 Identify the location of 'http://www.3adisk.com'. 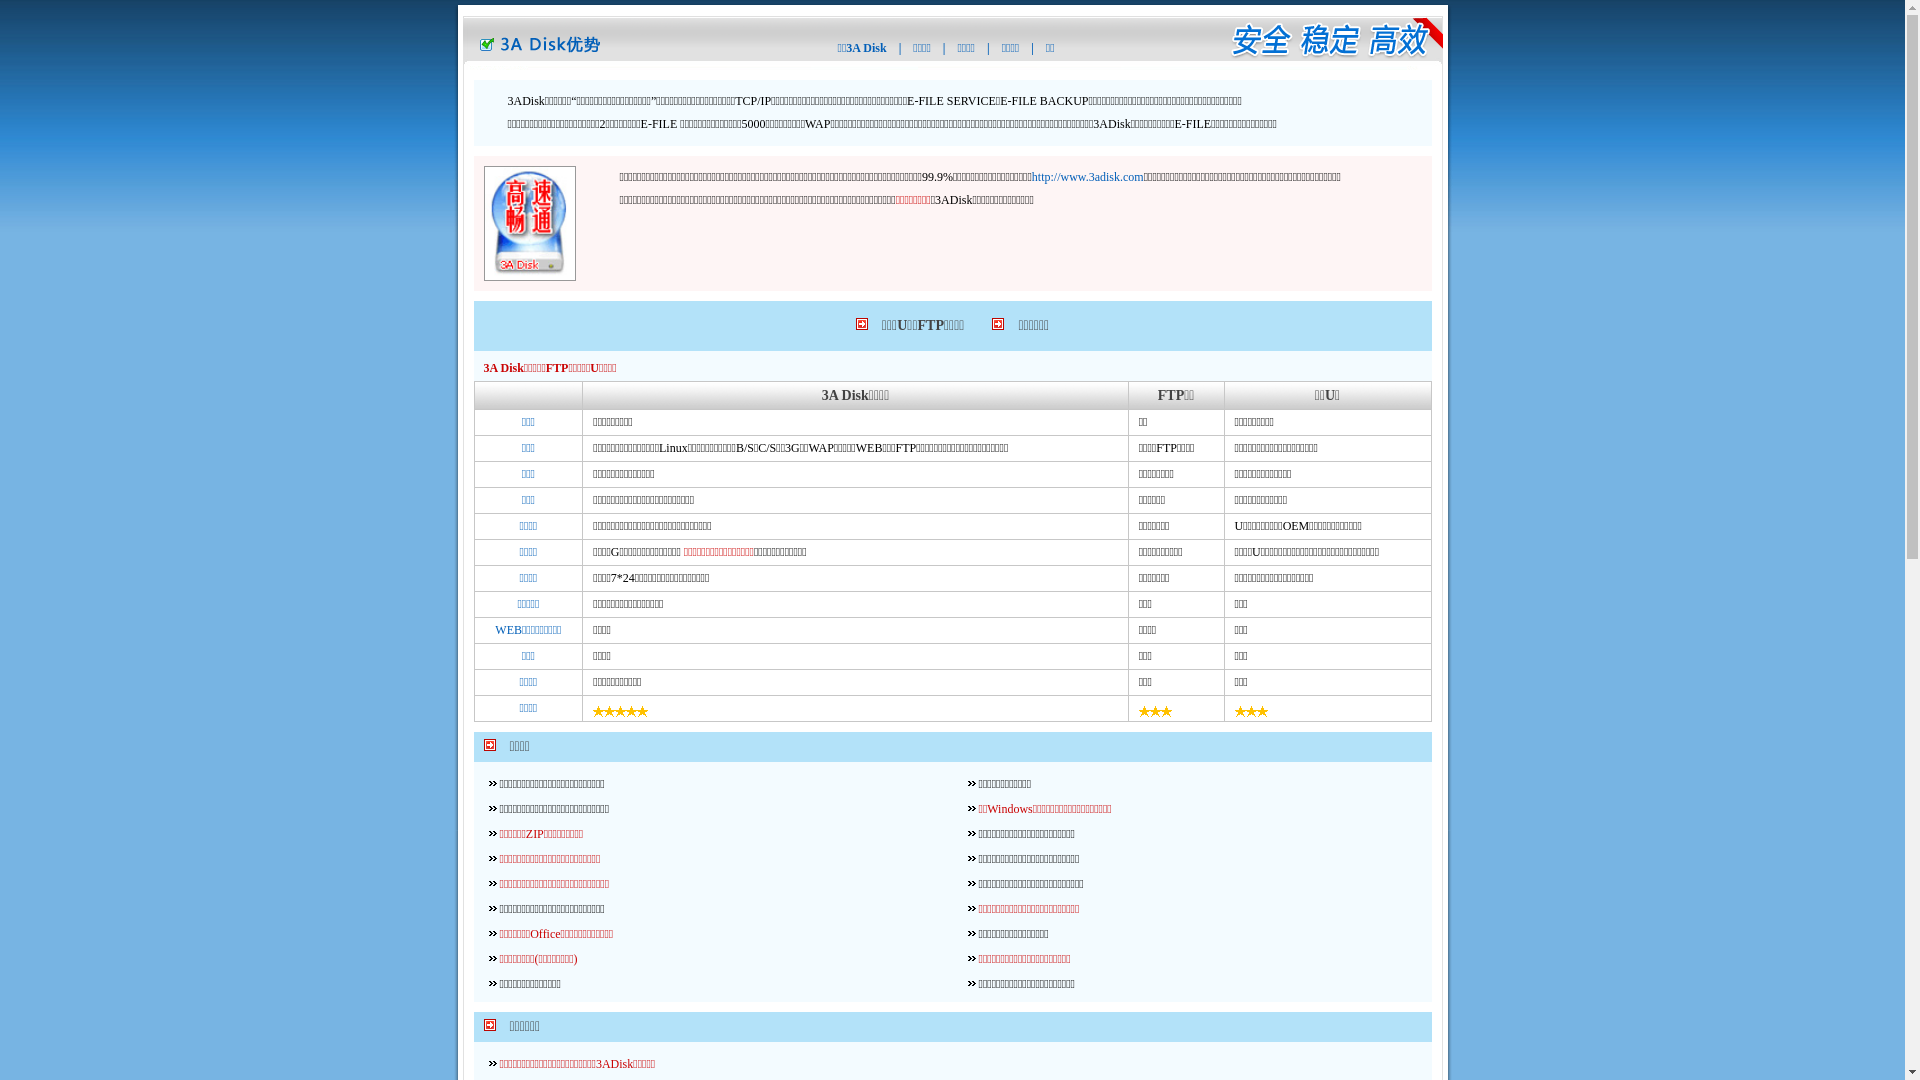
(1087, 176).